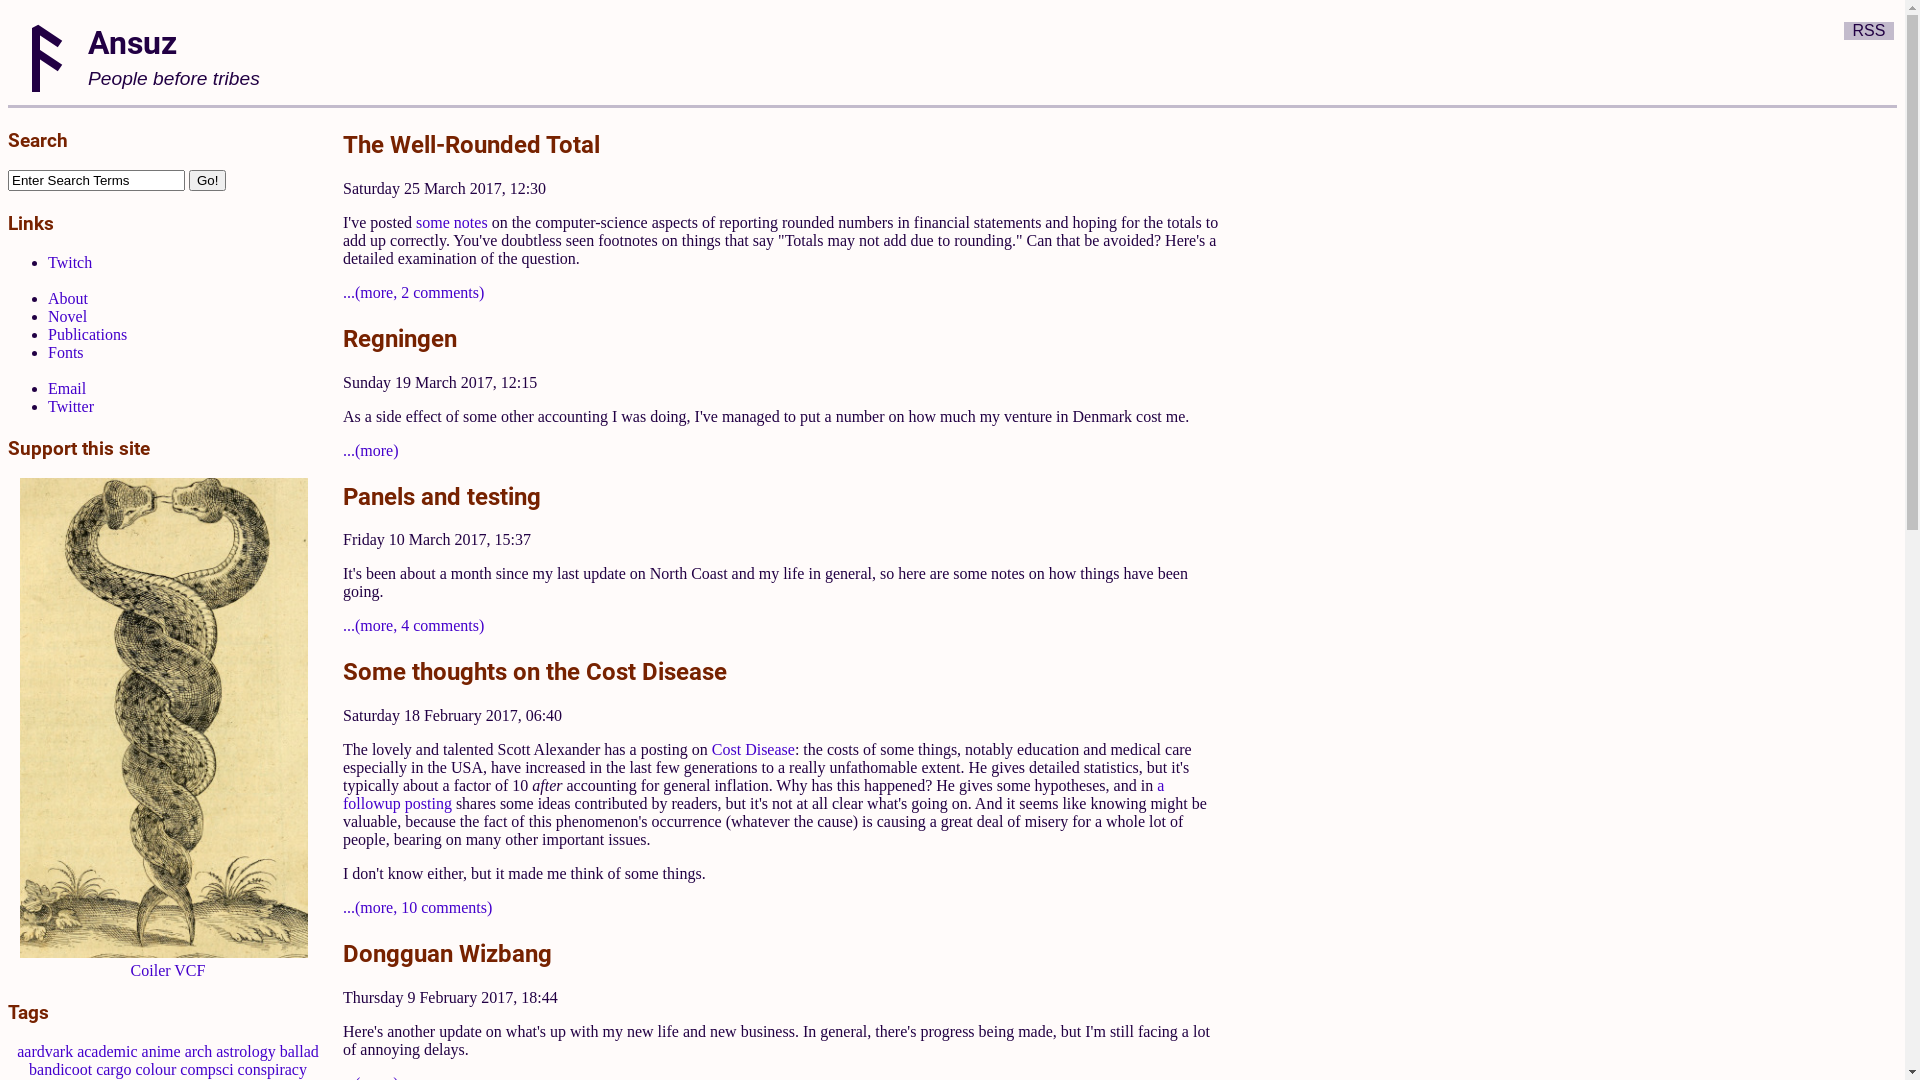 This screenshot has width=1920, height=1080. Describe the element at coordinates (60, 1068) in the screenshot. I see `'bandicoot'` at that location.